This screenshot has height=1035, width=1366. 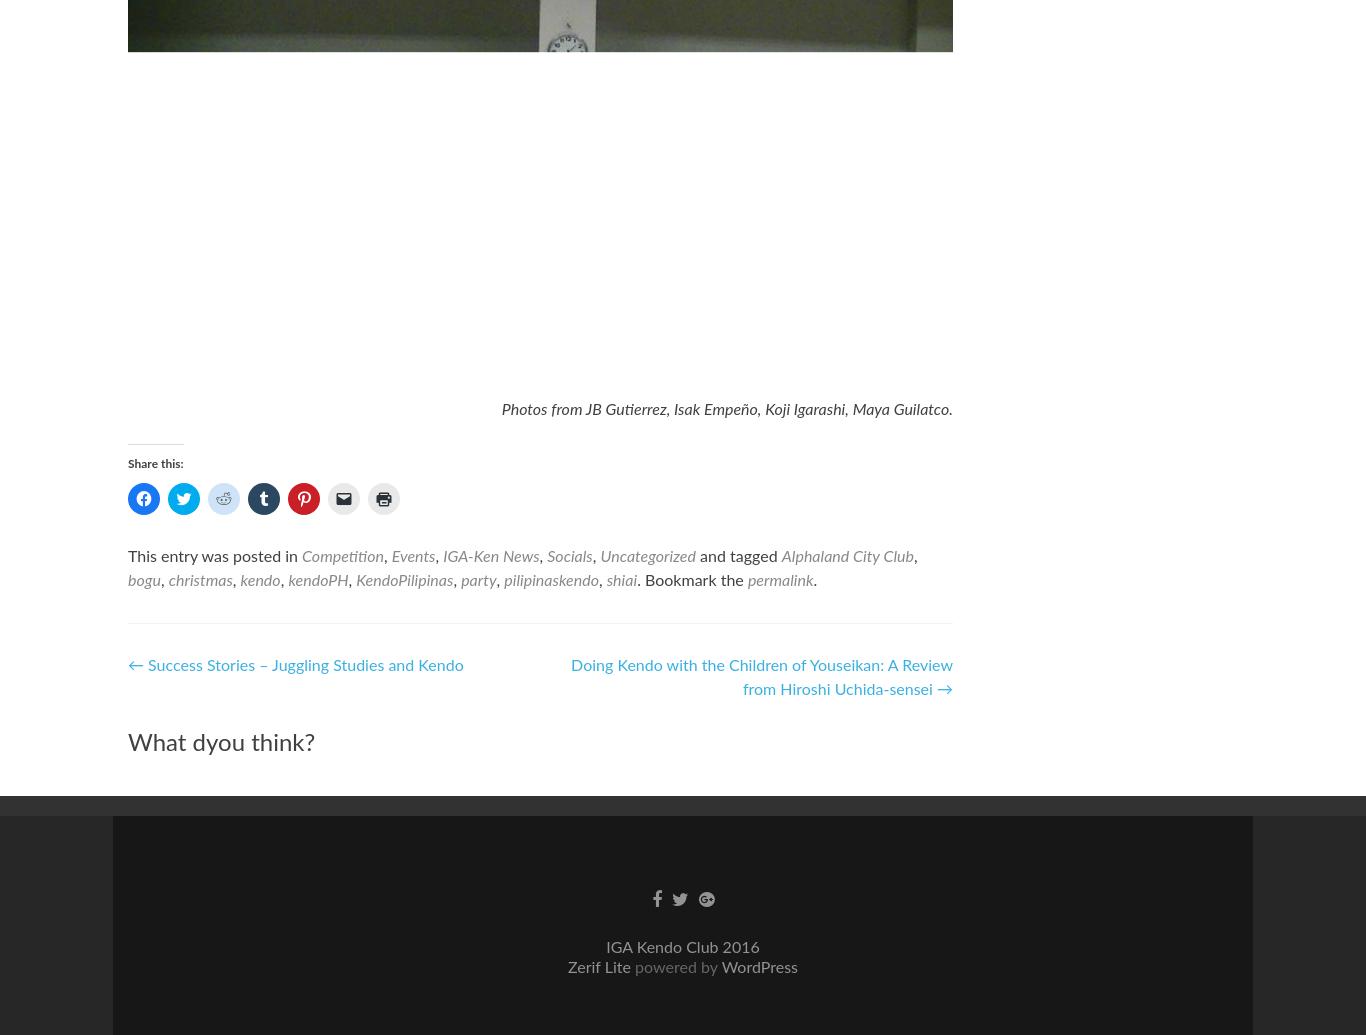 I want to click on 'Competition', so click(x=302, y=556).